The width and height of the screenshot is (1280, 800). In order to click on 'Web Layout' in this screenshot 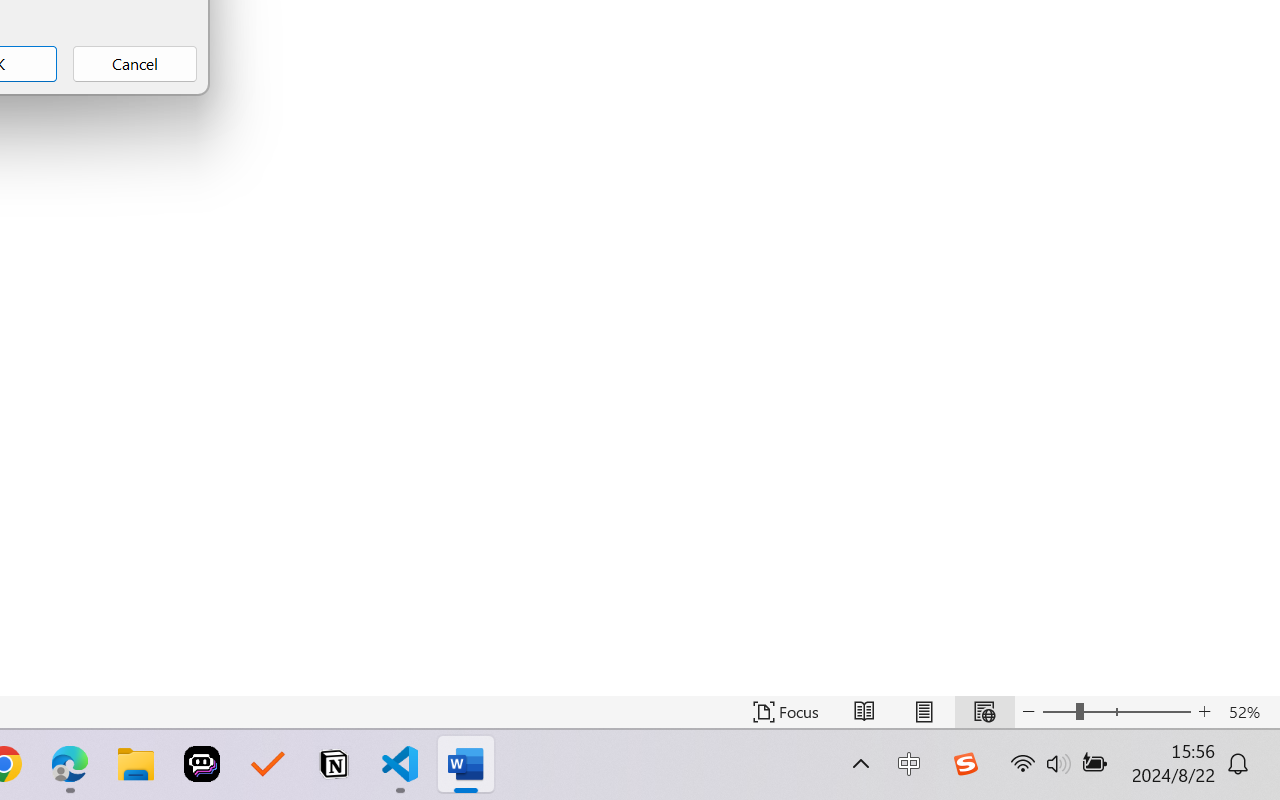, I will do `click(984, 711)`.